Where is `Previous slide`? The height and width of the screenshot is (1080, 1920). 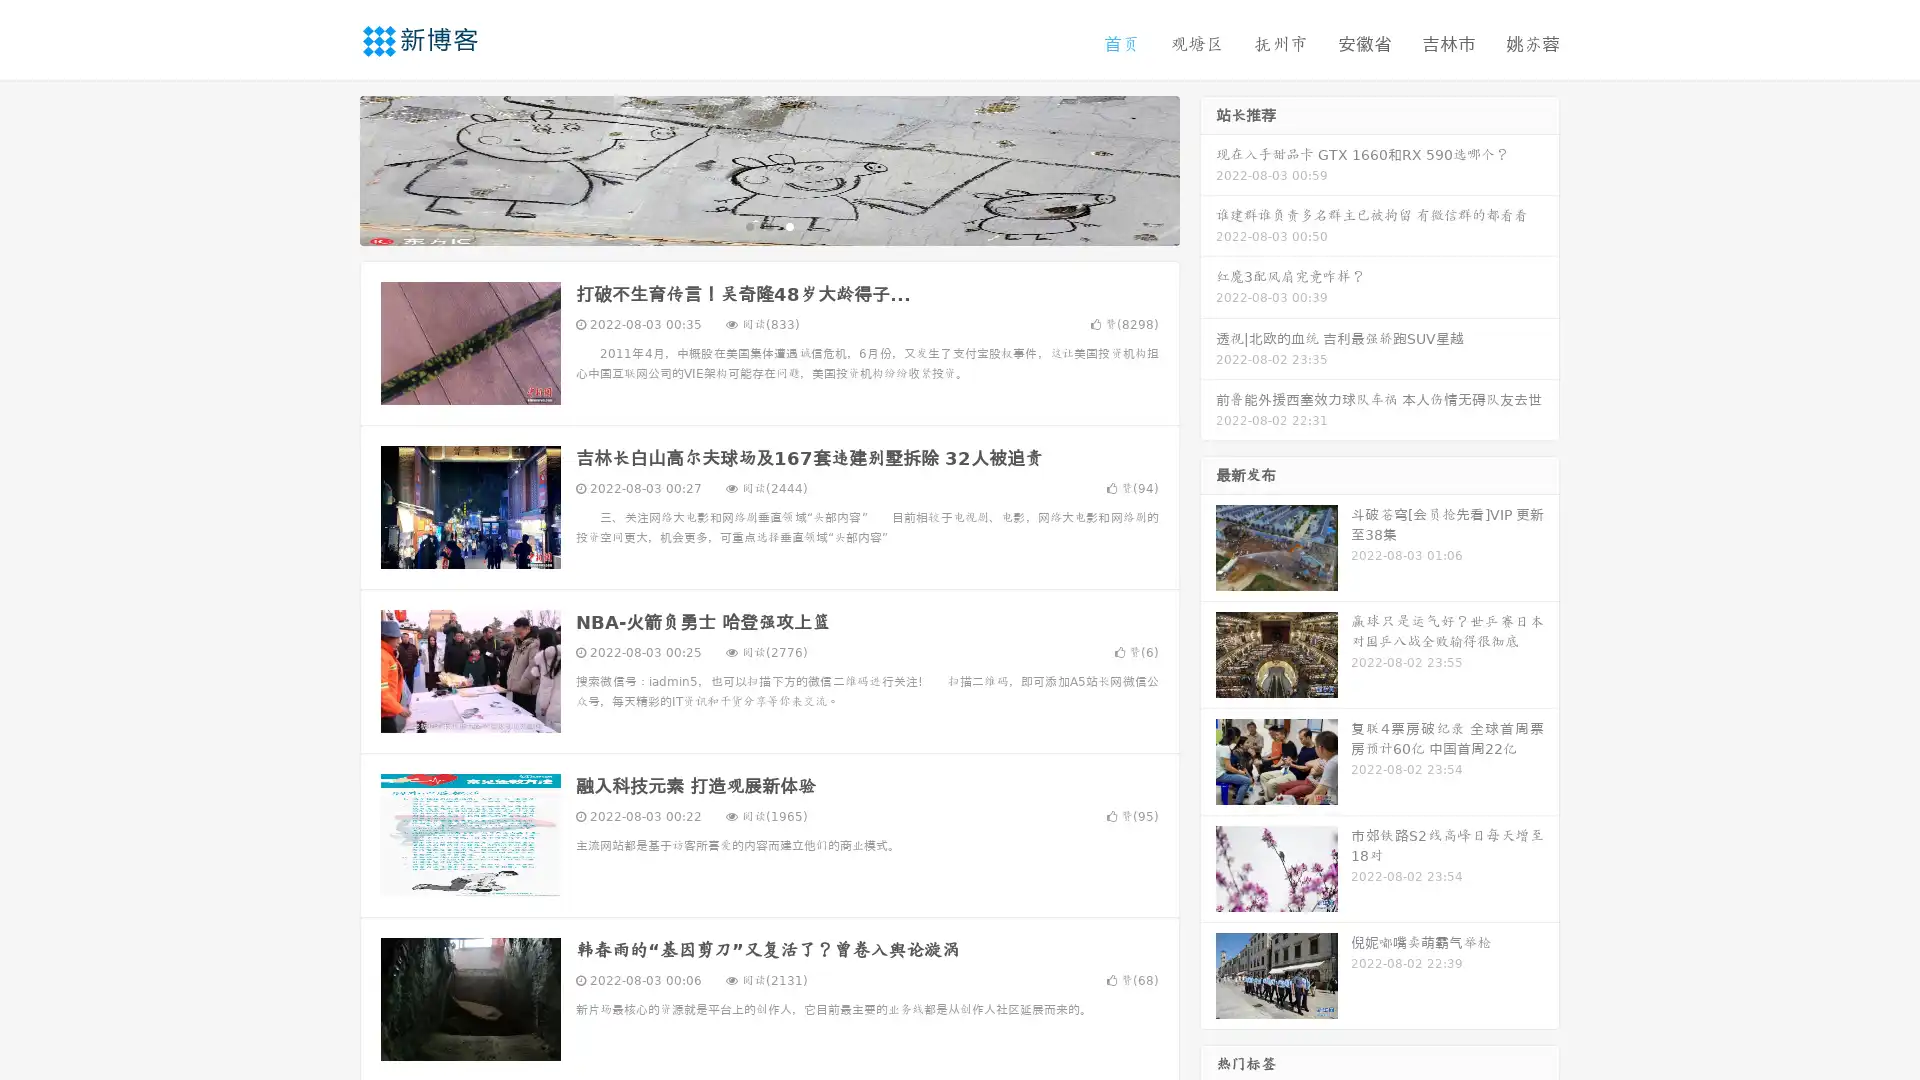 Previous slide is located at coordinates (330, 168).